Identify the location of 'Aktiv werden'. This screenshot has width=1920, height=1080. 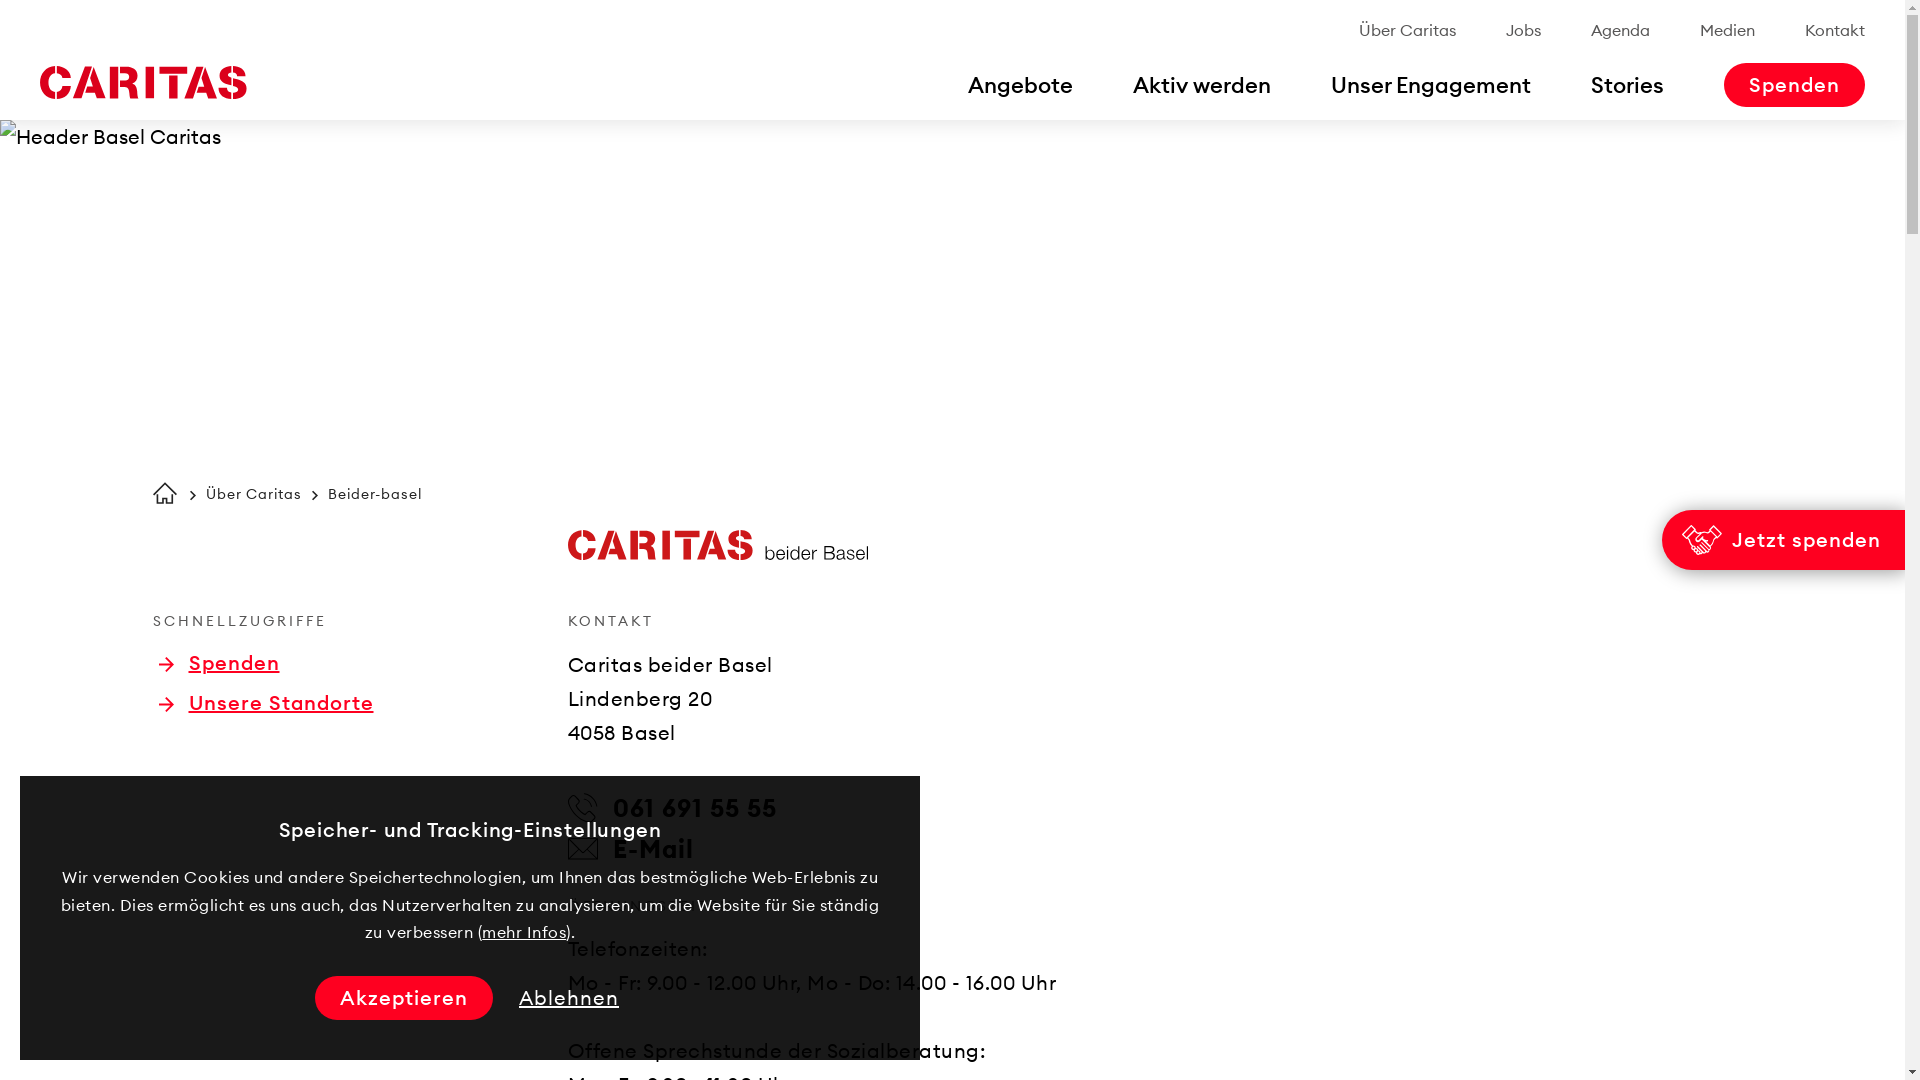
(1200, 83).